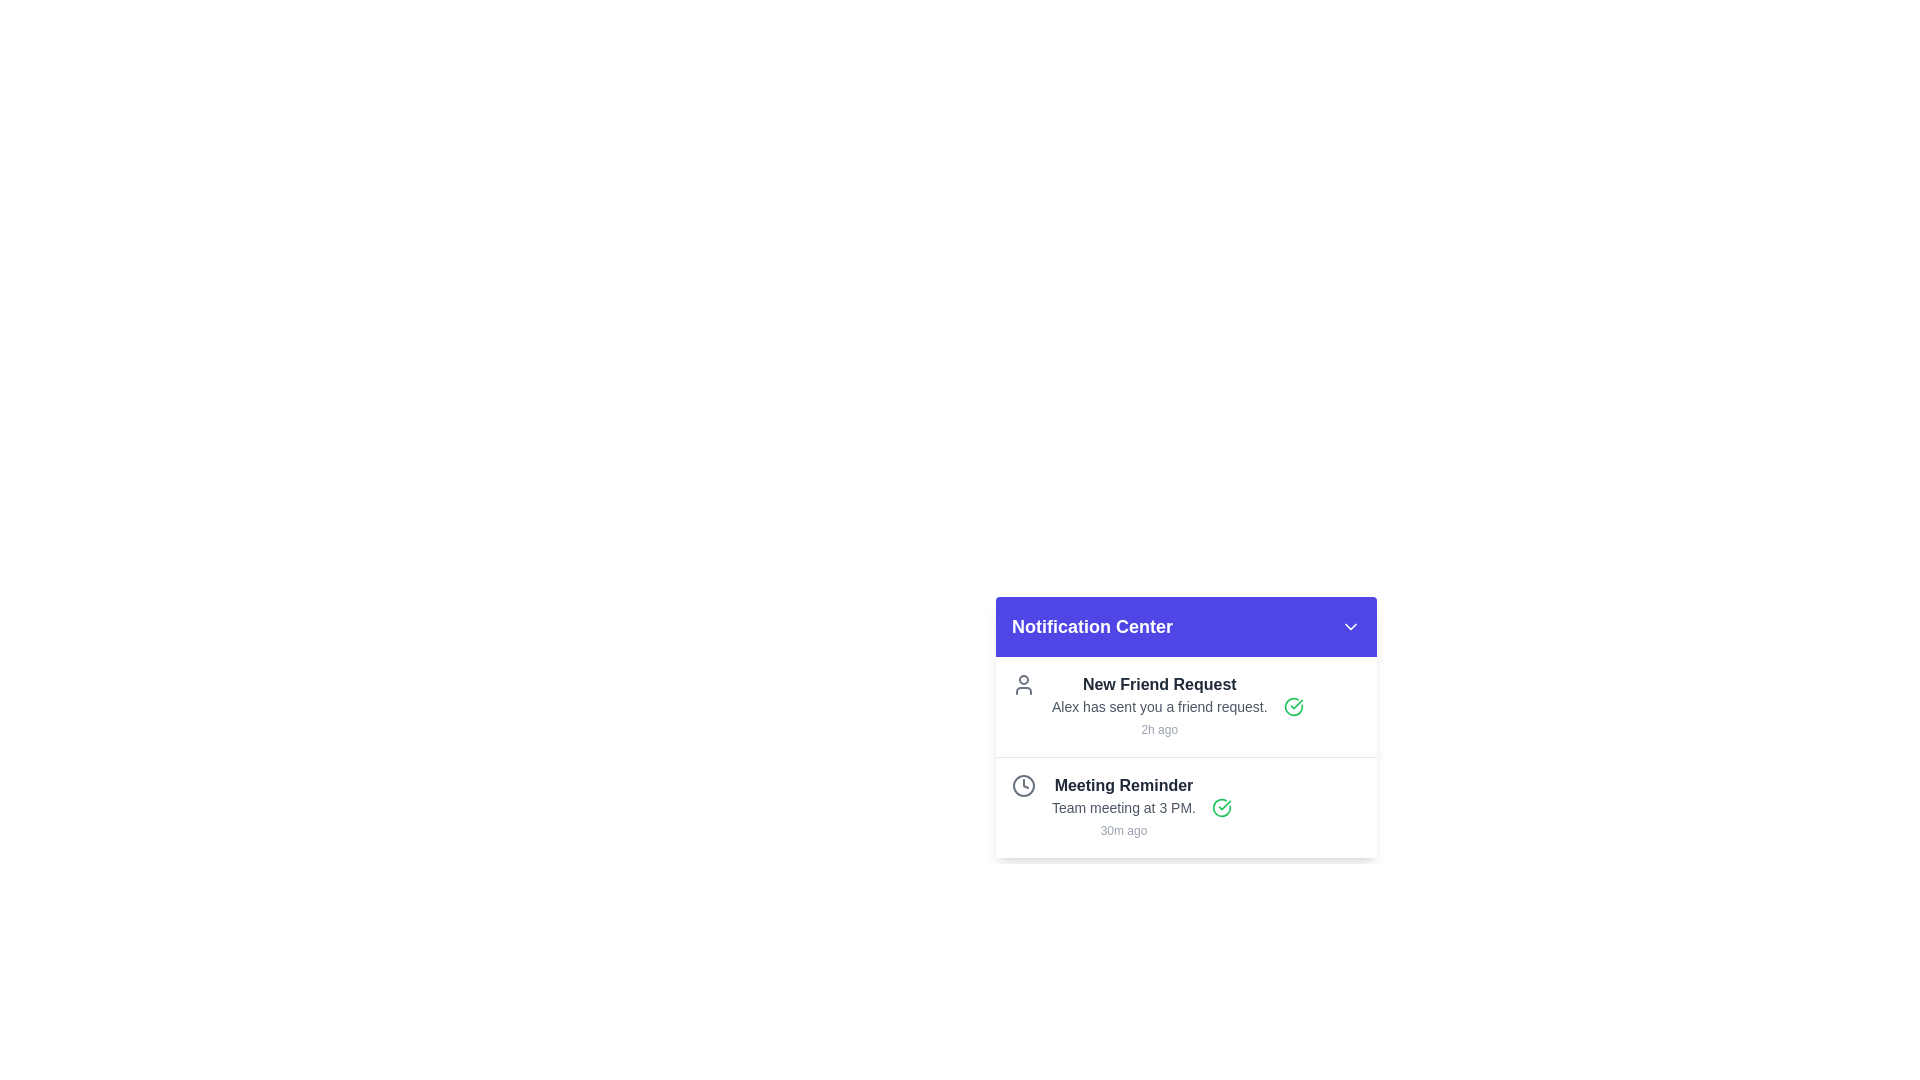 The height and width of the screenshot is (1080, 1920). Describe the element at coordinates (1159, 705) in the screenshot. I see `the text label that says 'Alex has sent you a friend request.' found in the 'New Friend Request' notification block under the 'Notification Center'` at that location.